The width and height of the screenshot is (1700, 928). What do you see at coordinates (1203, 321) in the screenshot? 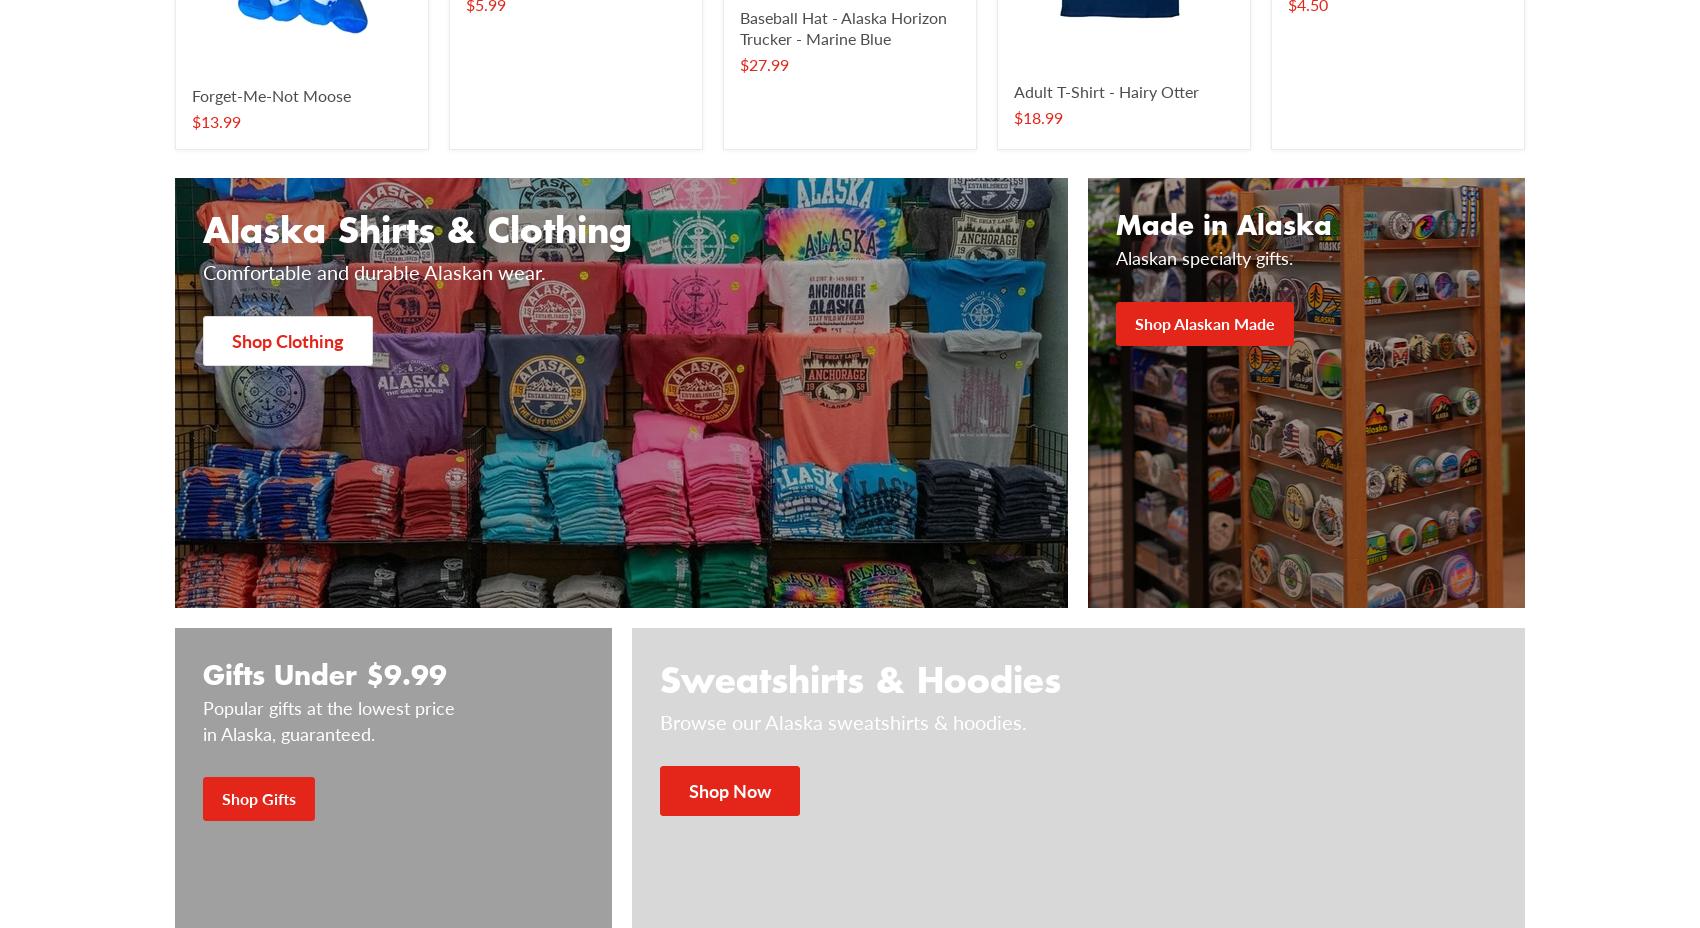
I see `'Shop Alaskan Made'` at bounding box center [1203, 321].